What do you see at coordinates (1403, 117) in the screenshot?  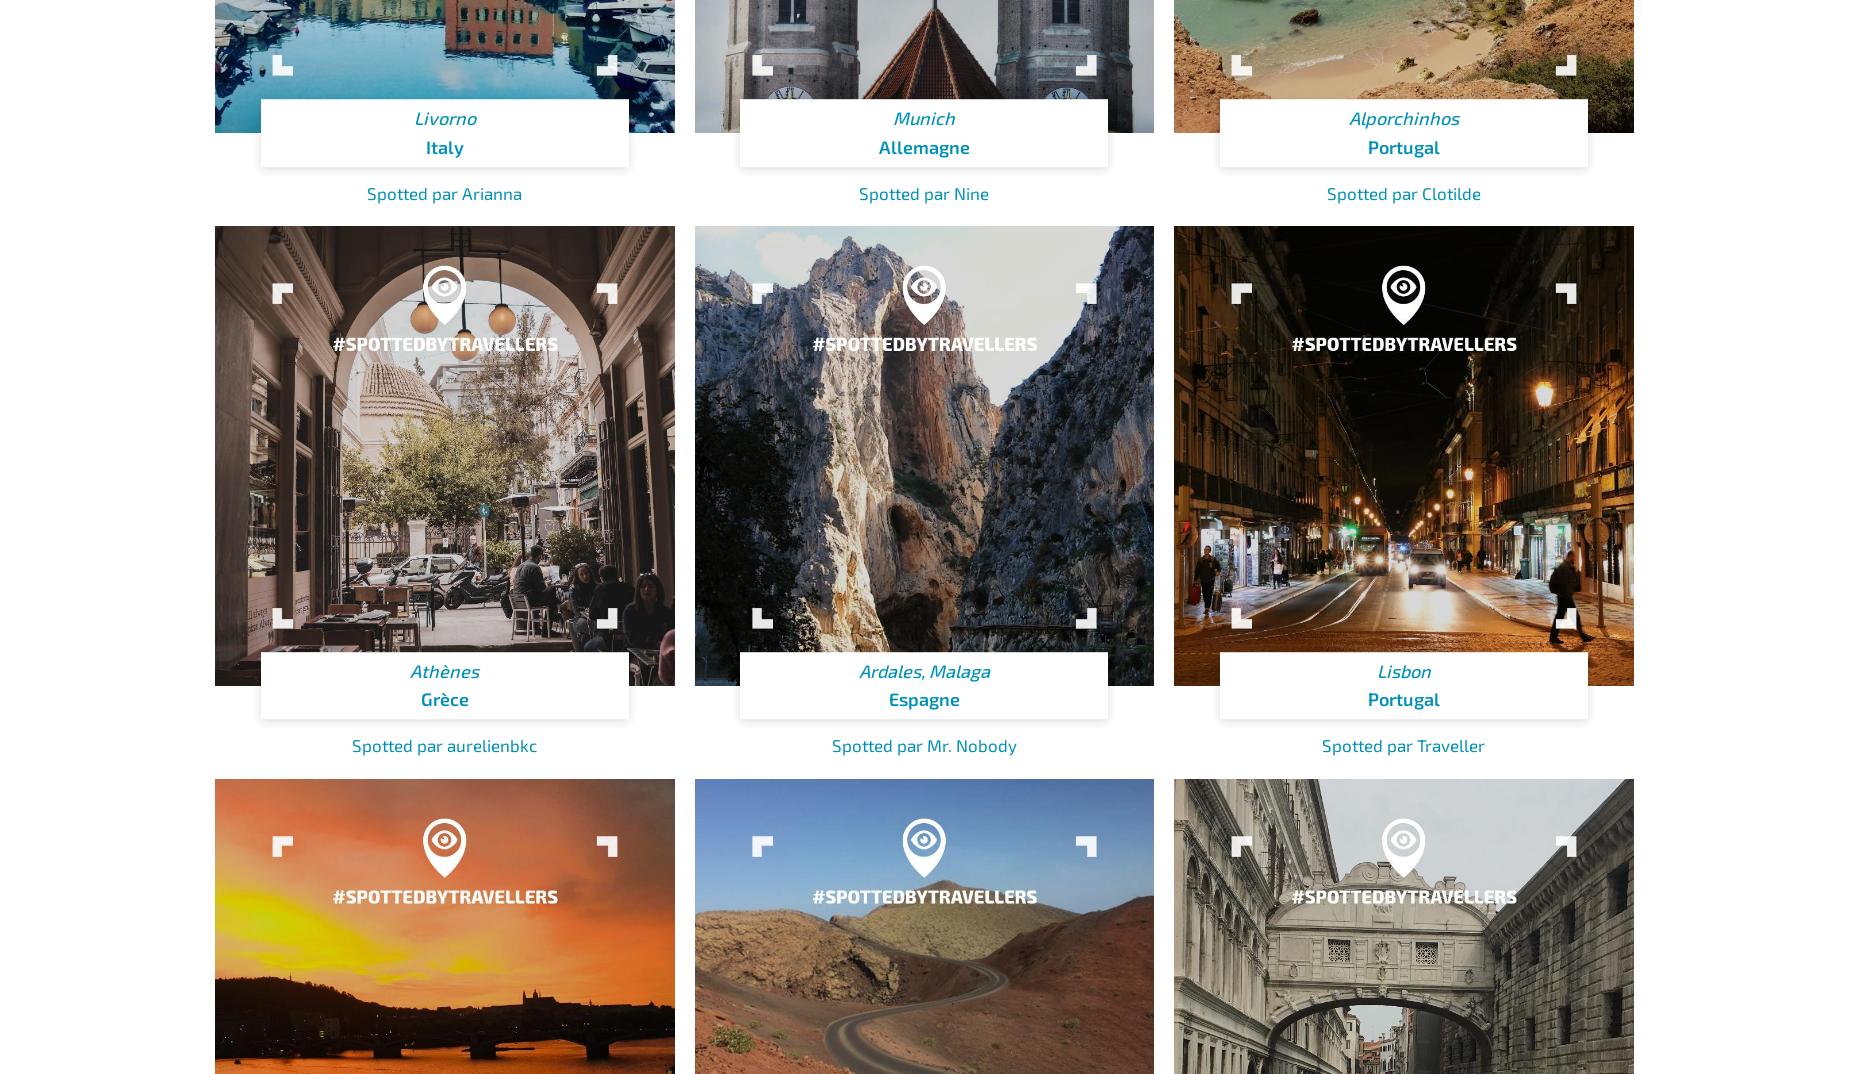 I see `'Alporchinhos'` at bounding box center [1403, 117].